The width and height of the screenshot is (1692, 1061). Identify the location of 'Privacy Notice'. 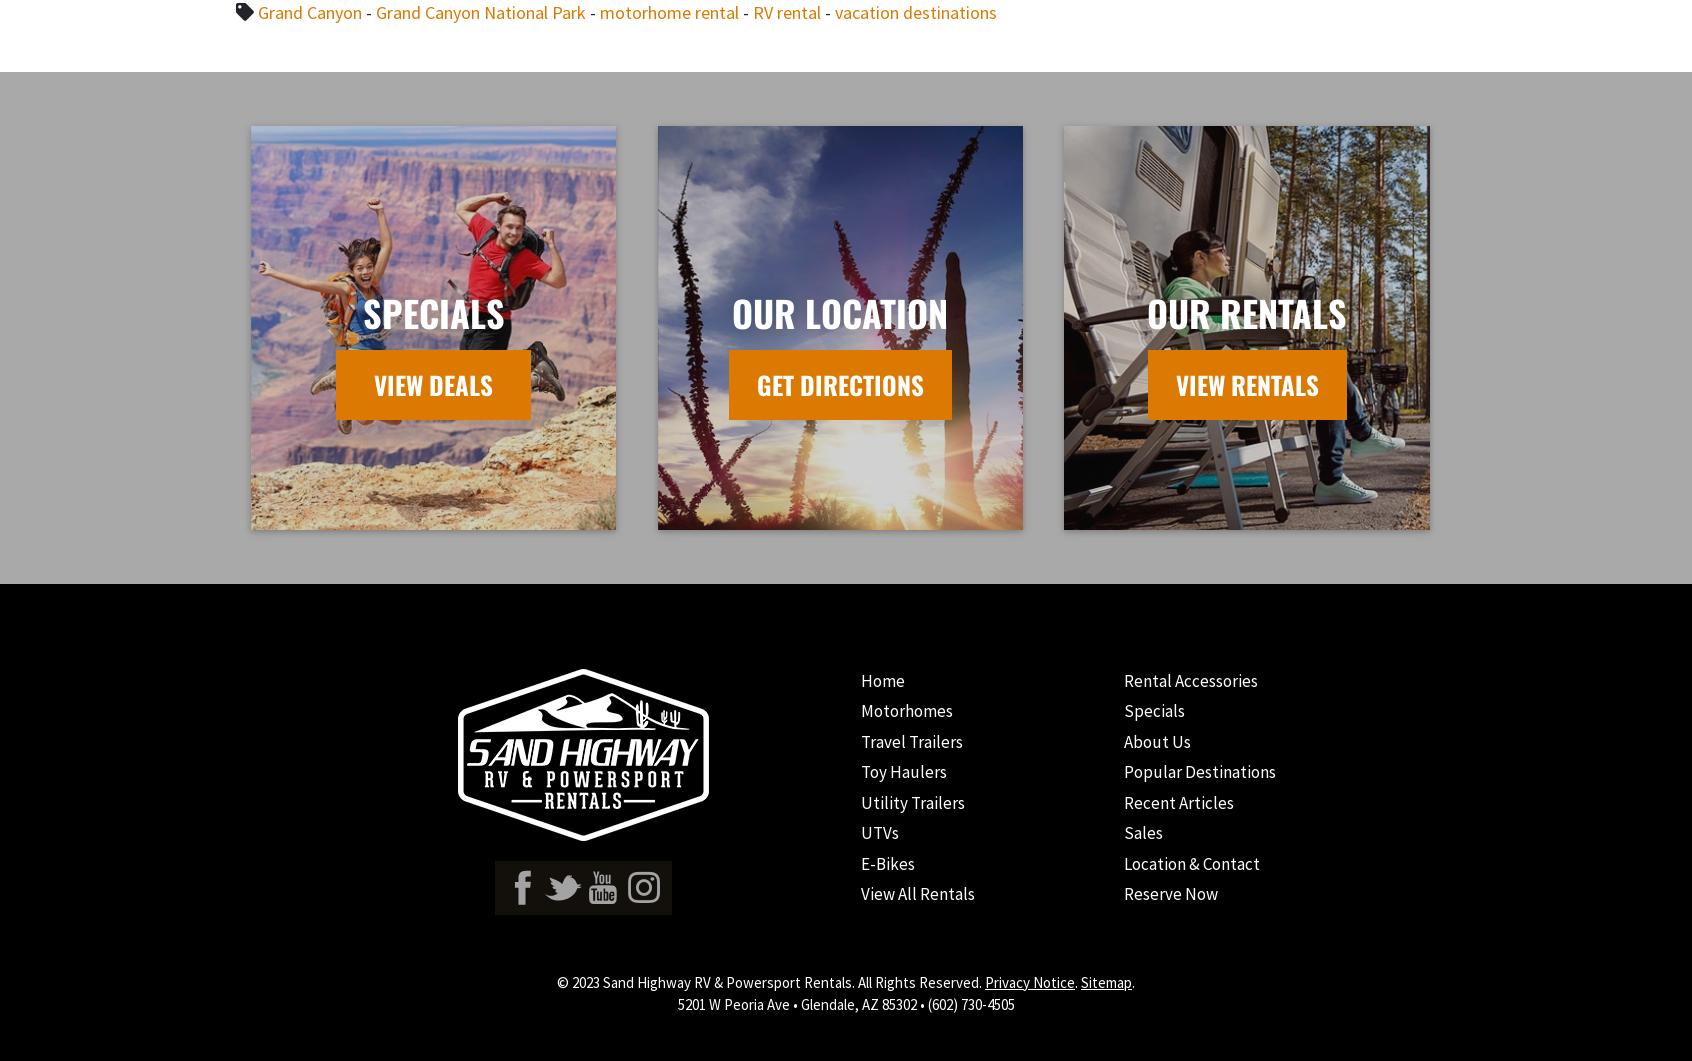
(985, 980).